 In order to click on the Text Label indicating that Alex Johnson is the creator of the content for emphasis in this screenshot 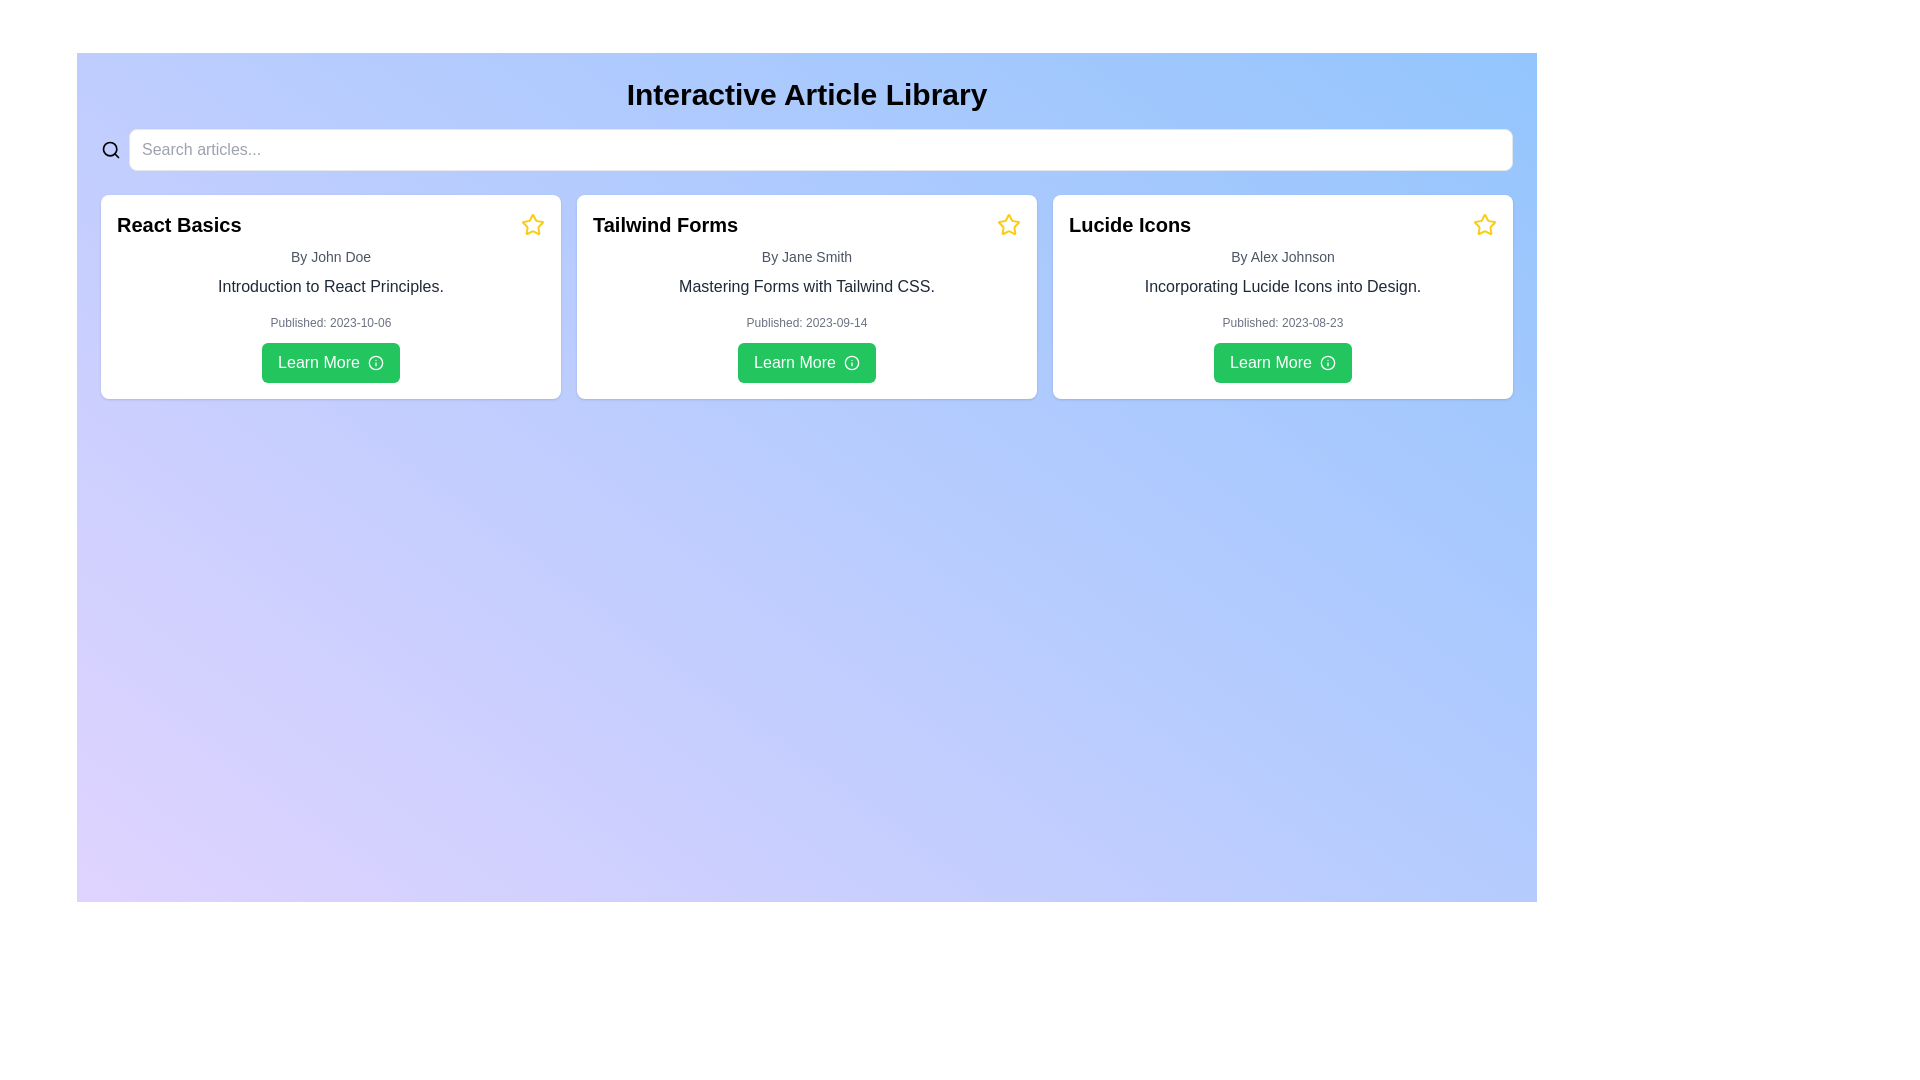, I will do `click(1282, 256)`.